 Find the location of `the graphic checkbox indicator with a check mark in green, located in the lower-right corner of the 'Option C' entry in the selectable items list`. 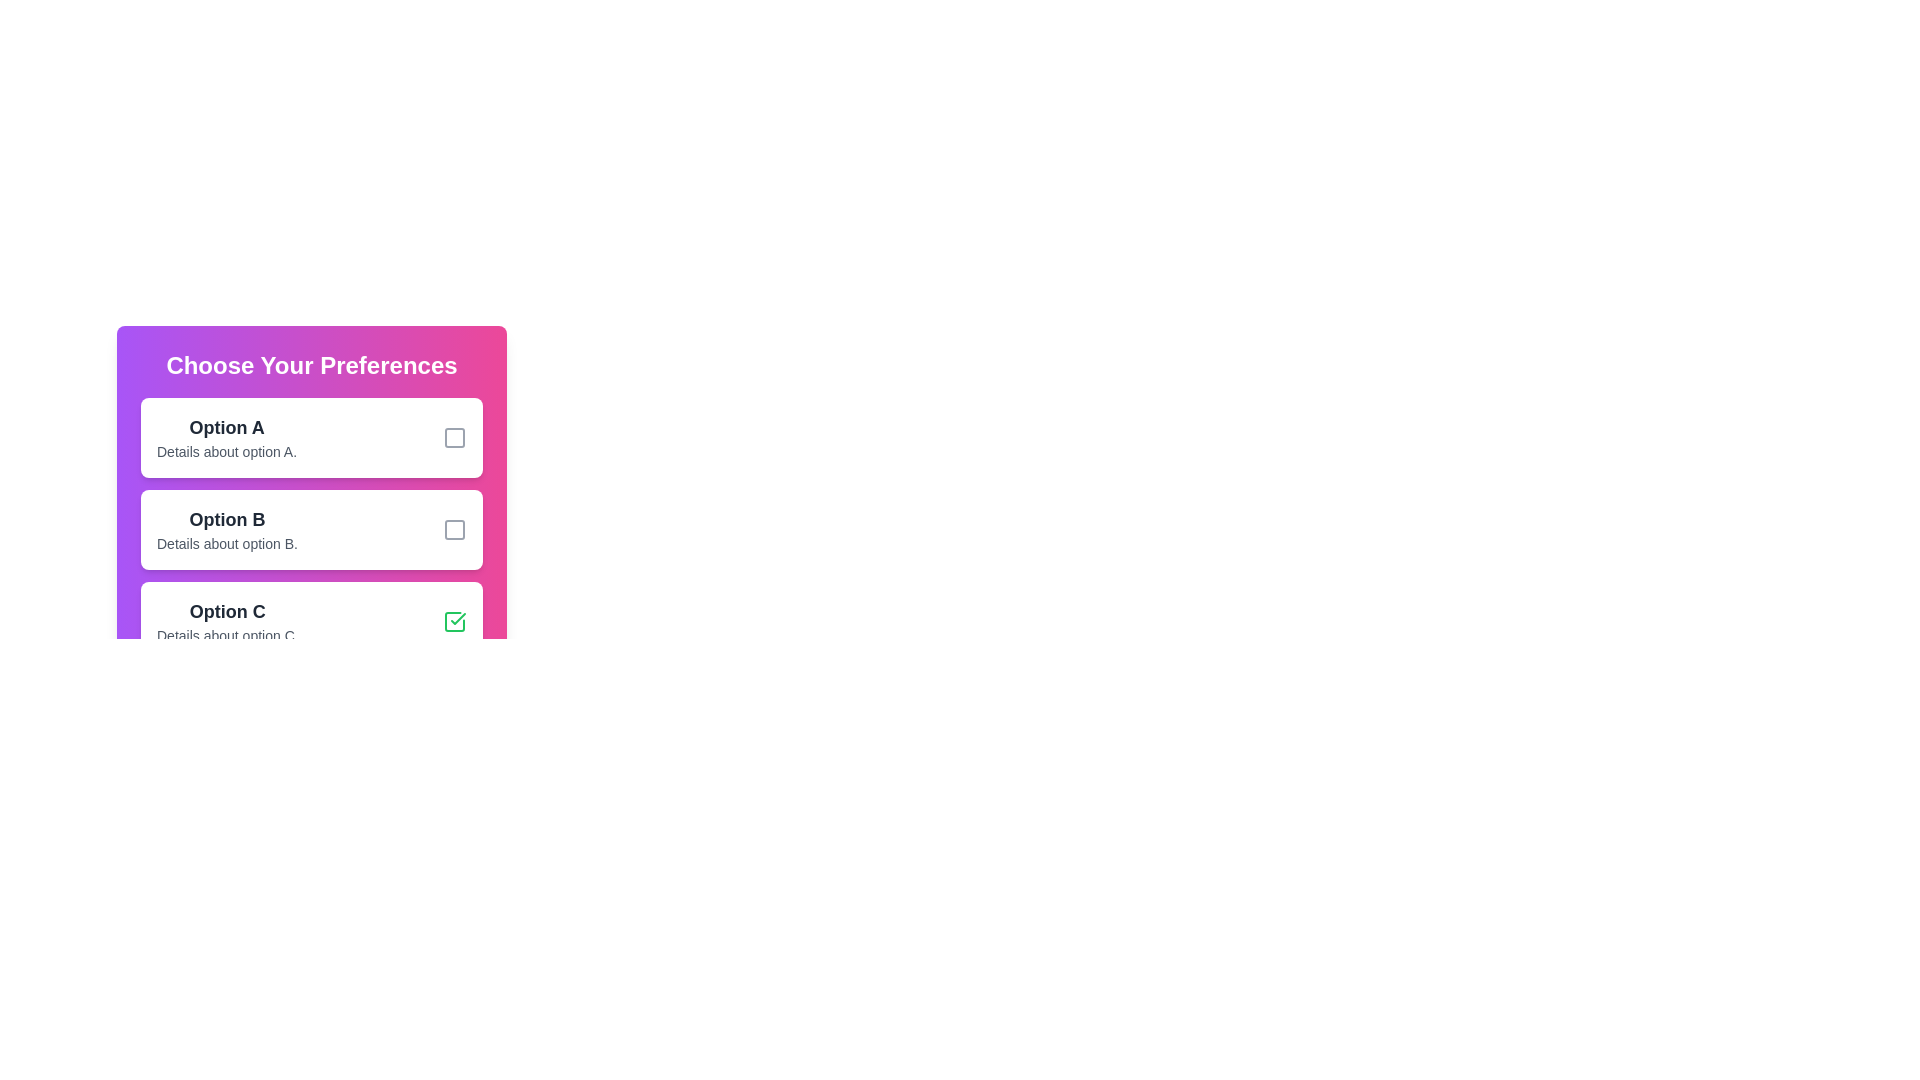

the graphic checkbox indicator with a check mark in green, located in the lower-right corner of the 'Option C' entry in the selectable items list is located at coordinates (454, 620).